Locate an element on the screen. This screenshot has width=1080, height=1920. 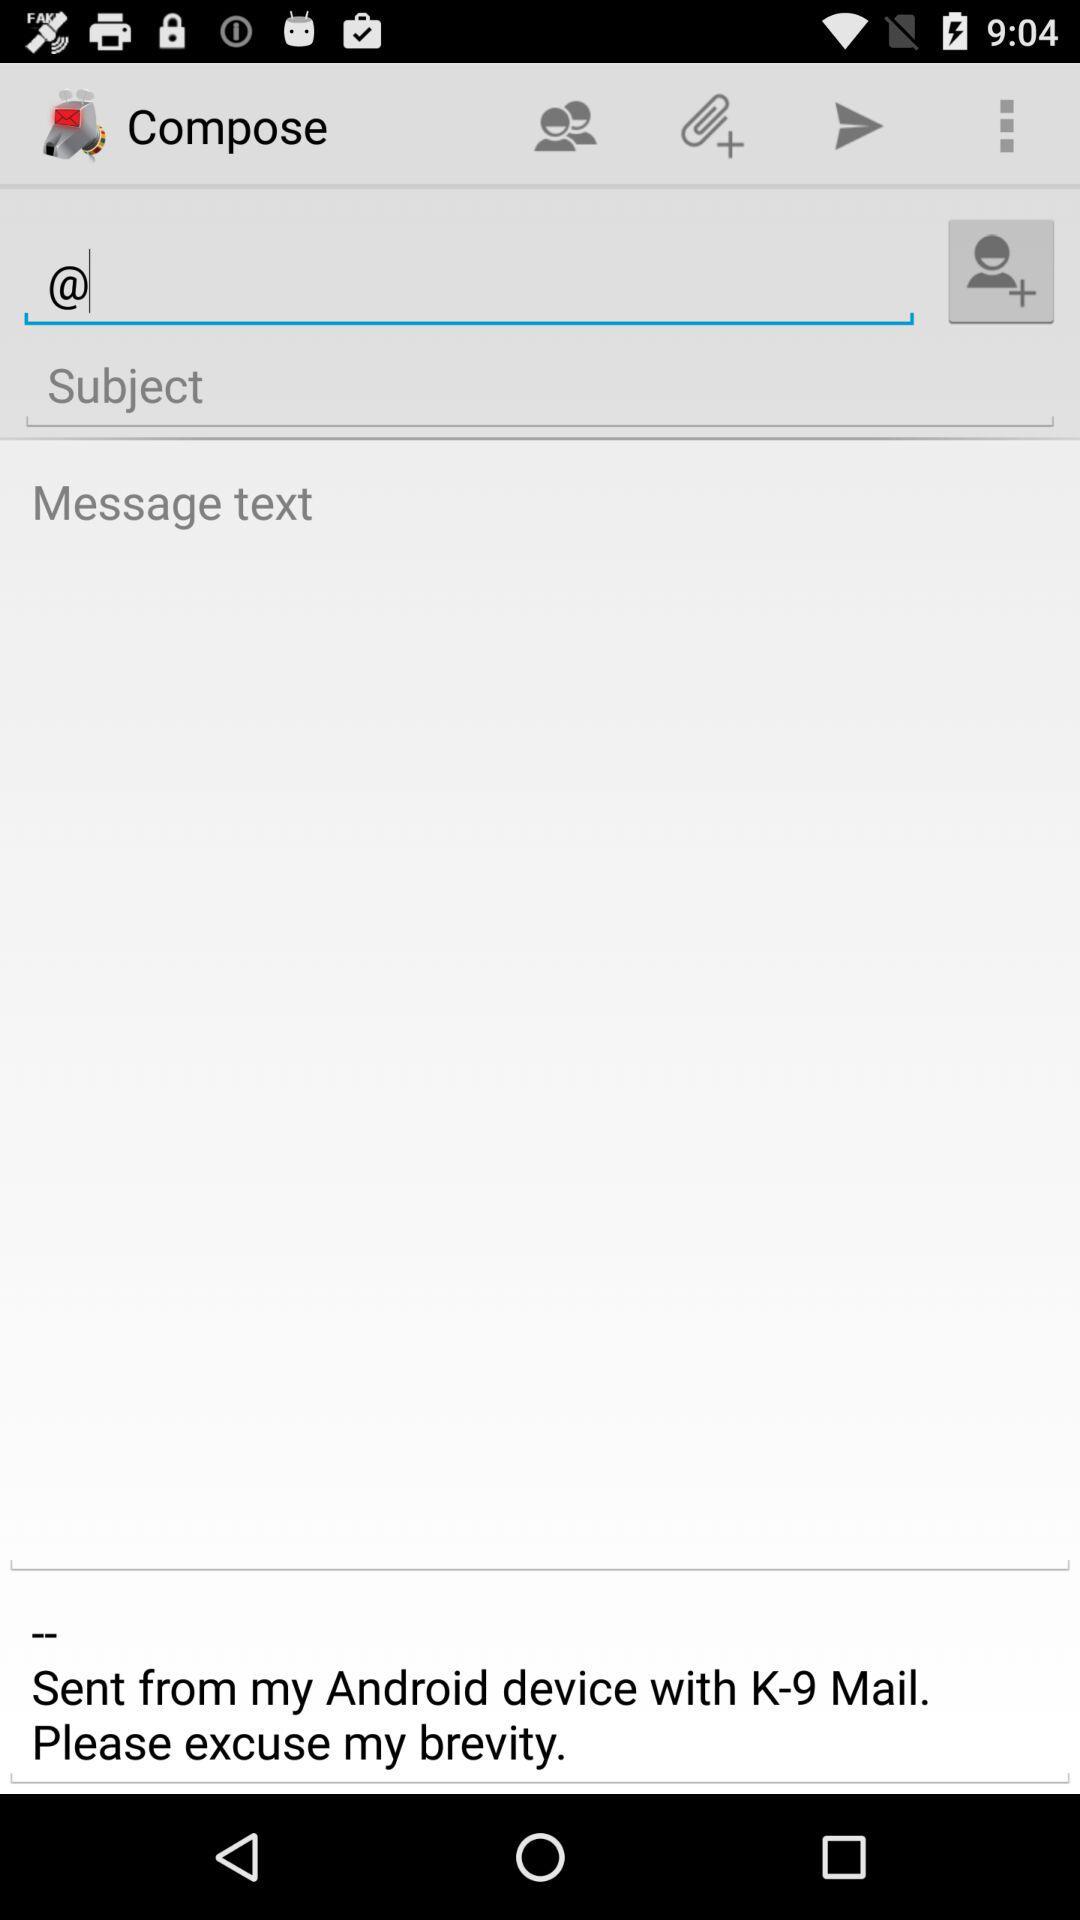
the item above the sent from my is located at coordinates (540, 1015).